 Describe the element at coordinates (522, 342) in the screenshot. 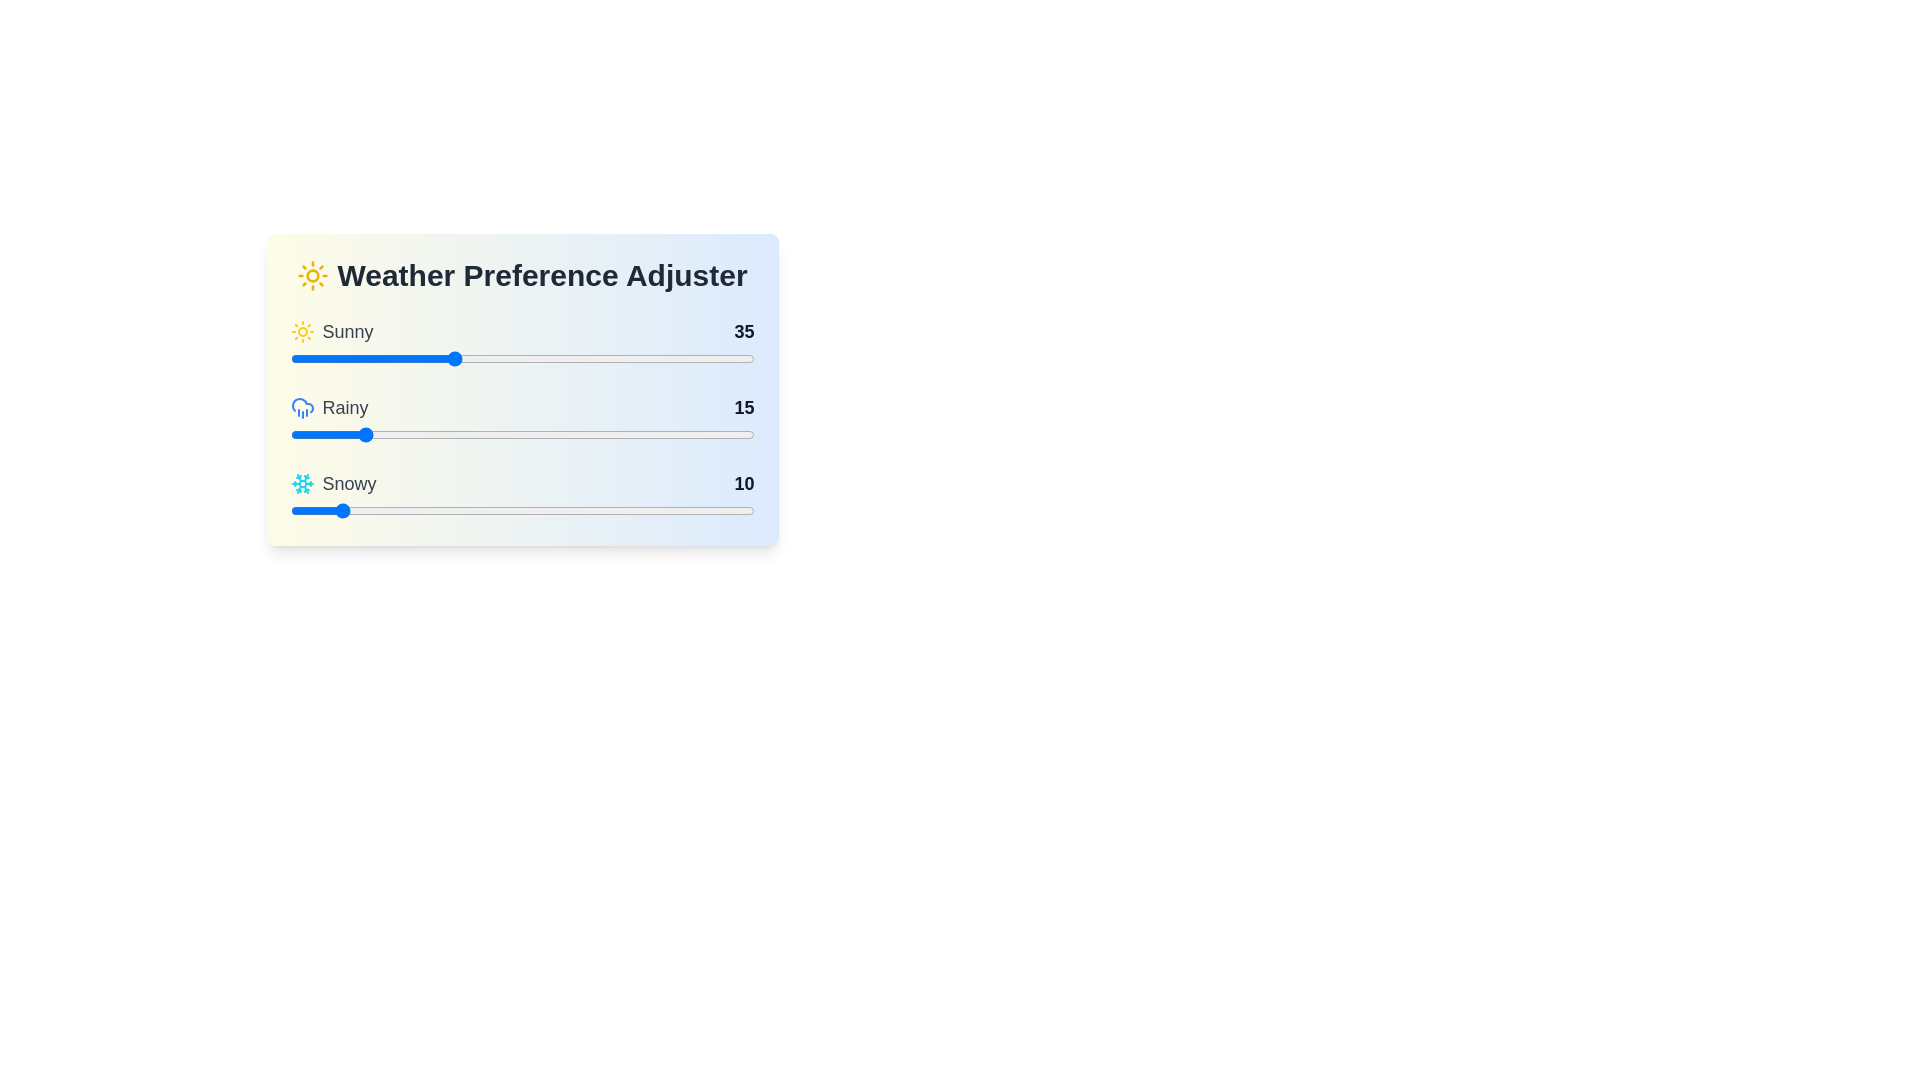

I see `the 'Sunny' slider to inspect its value` at that location.